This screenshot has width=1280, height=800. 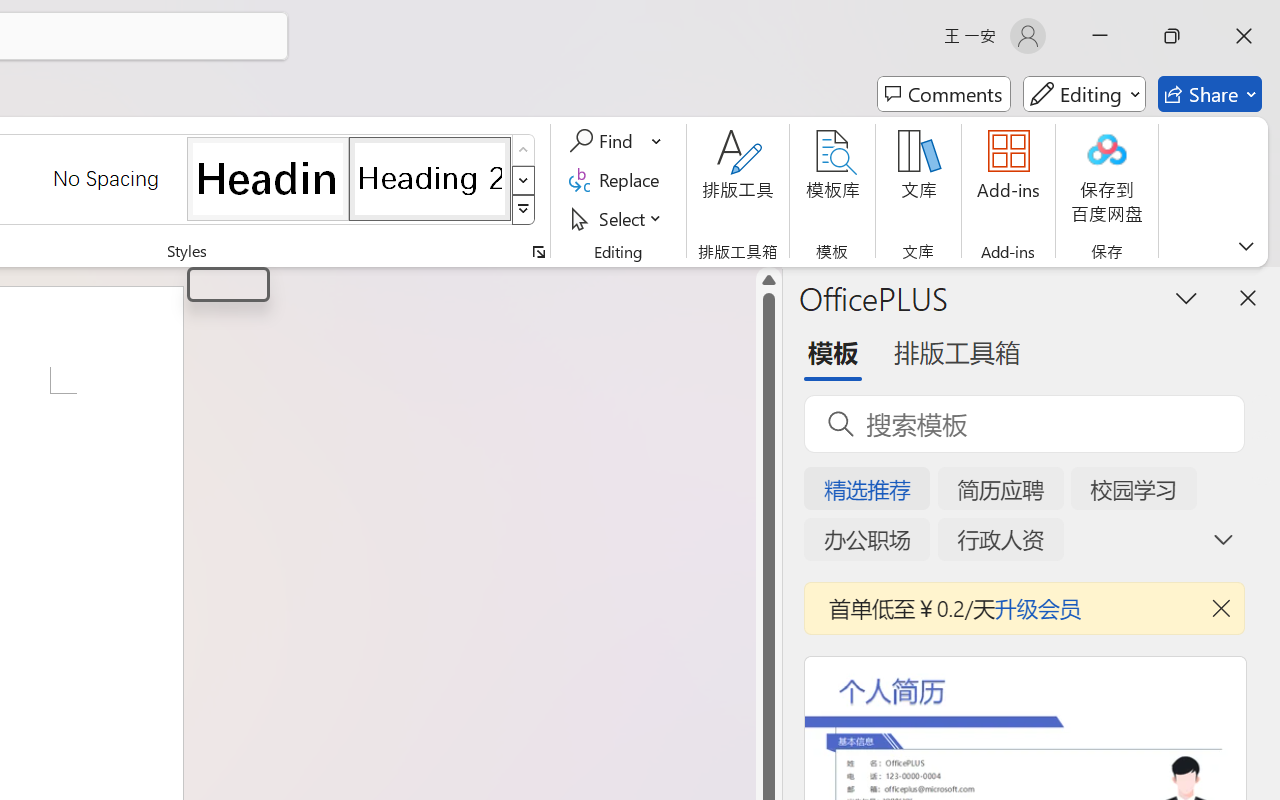 What do you see at coordinates (1099, 35) in the screenshot?
I see `'Minimize'` at bounding box center [1099, 35].